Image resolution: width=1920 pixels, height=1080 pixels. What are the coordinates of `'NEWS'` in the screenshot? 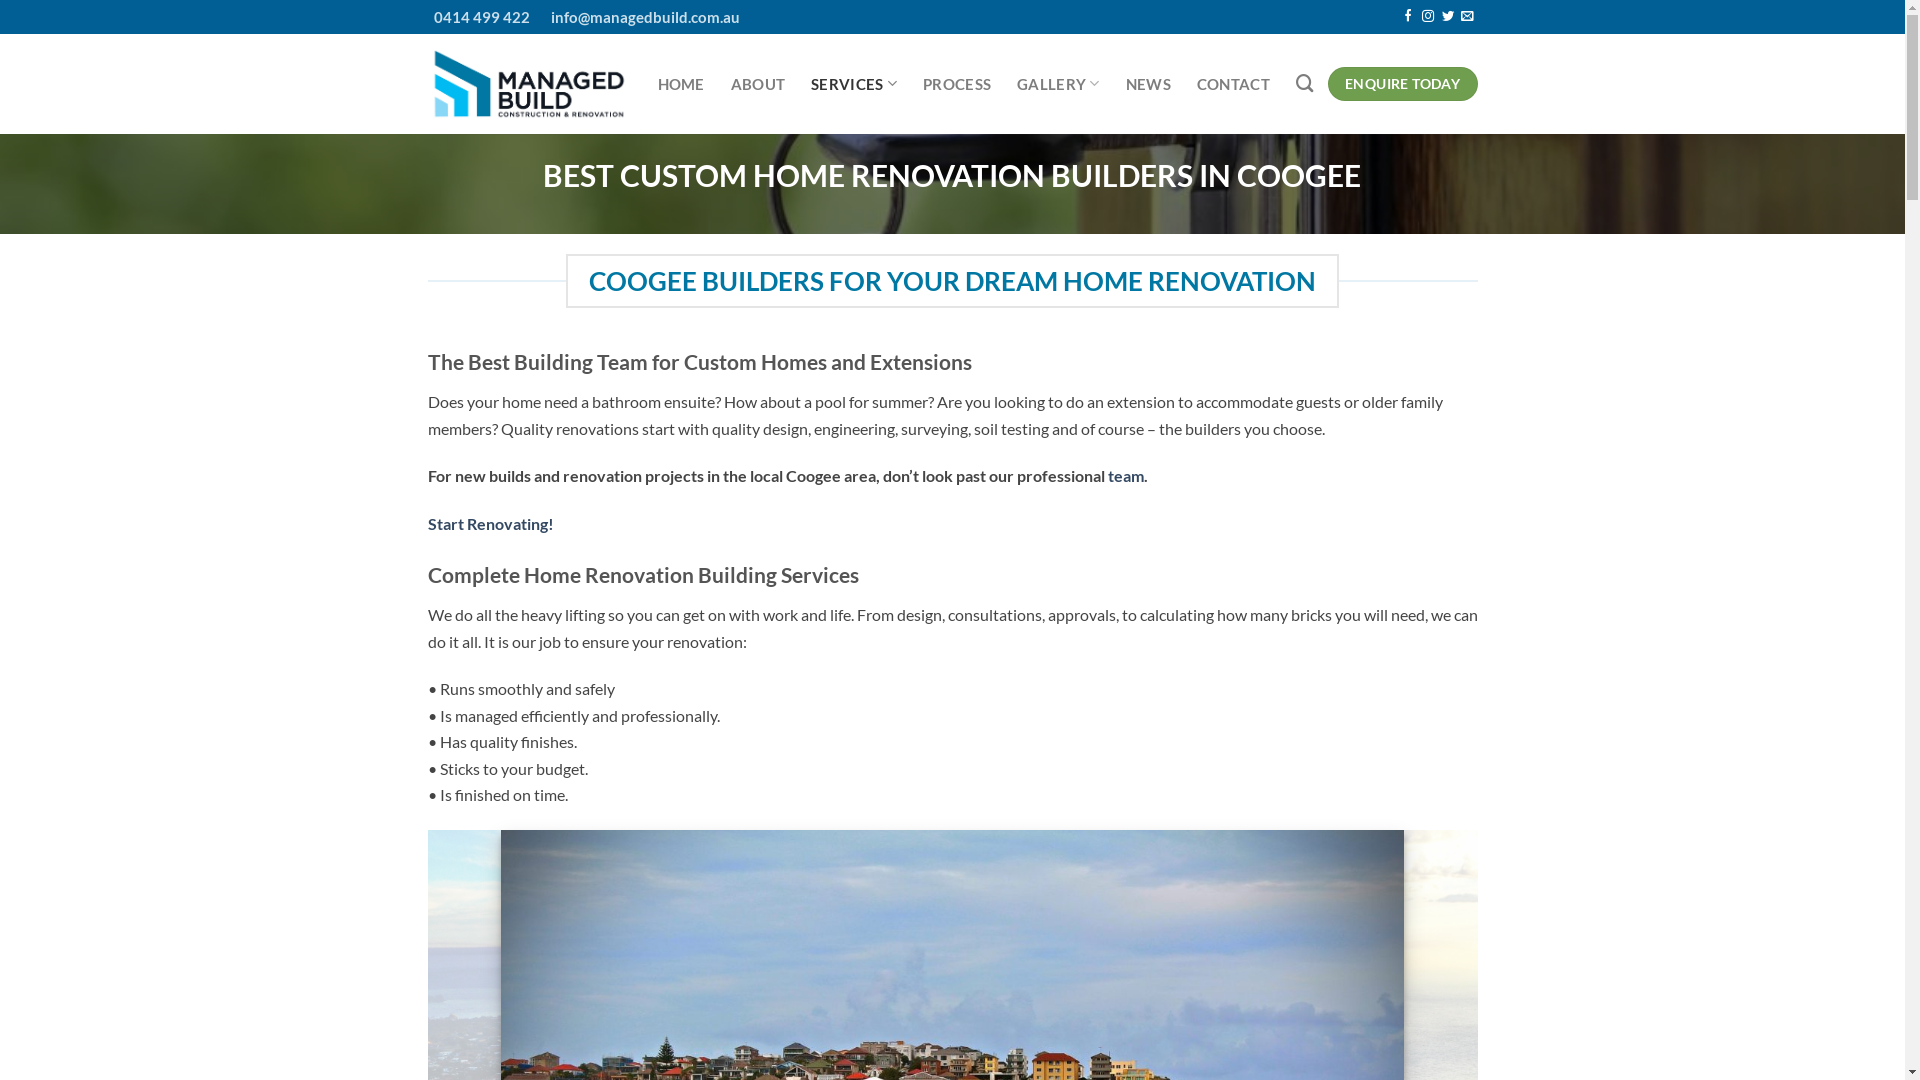 It's located at (1148, 83).